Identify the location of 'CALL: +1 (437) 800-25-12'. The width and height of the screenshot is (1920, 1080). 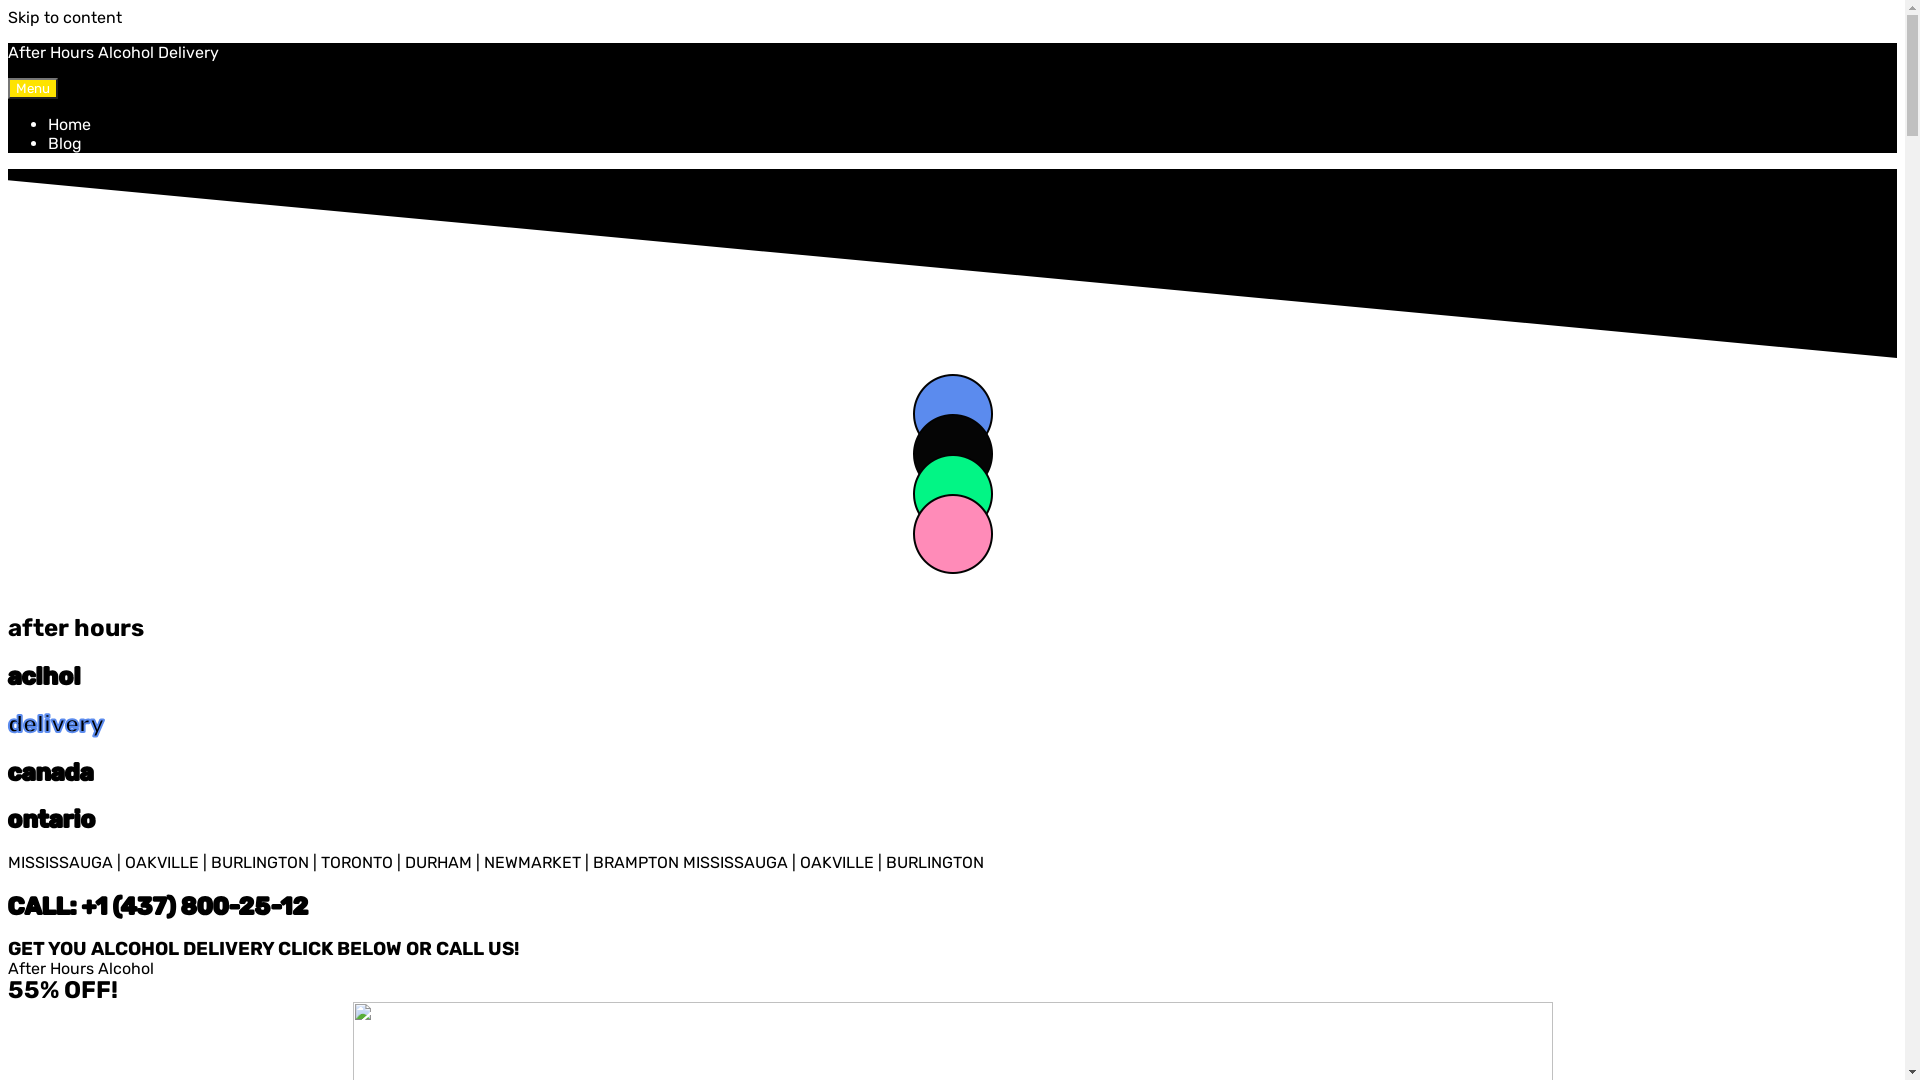
(8, 906).